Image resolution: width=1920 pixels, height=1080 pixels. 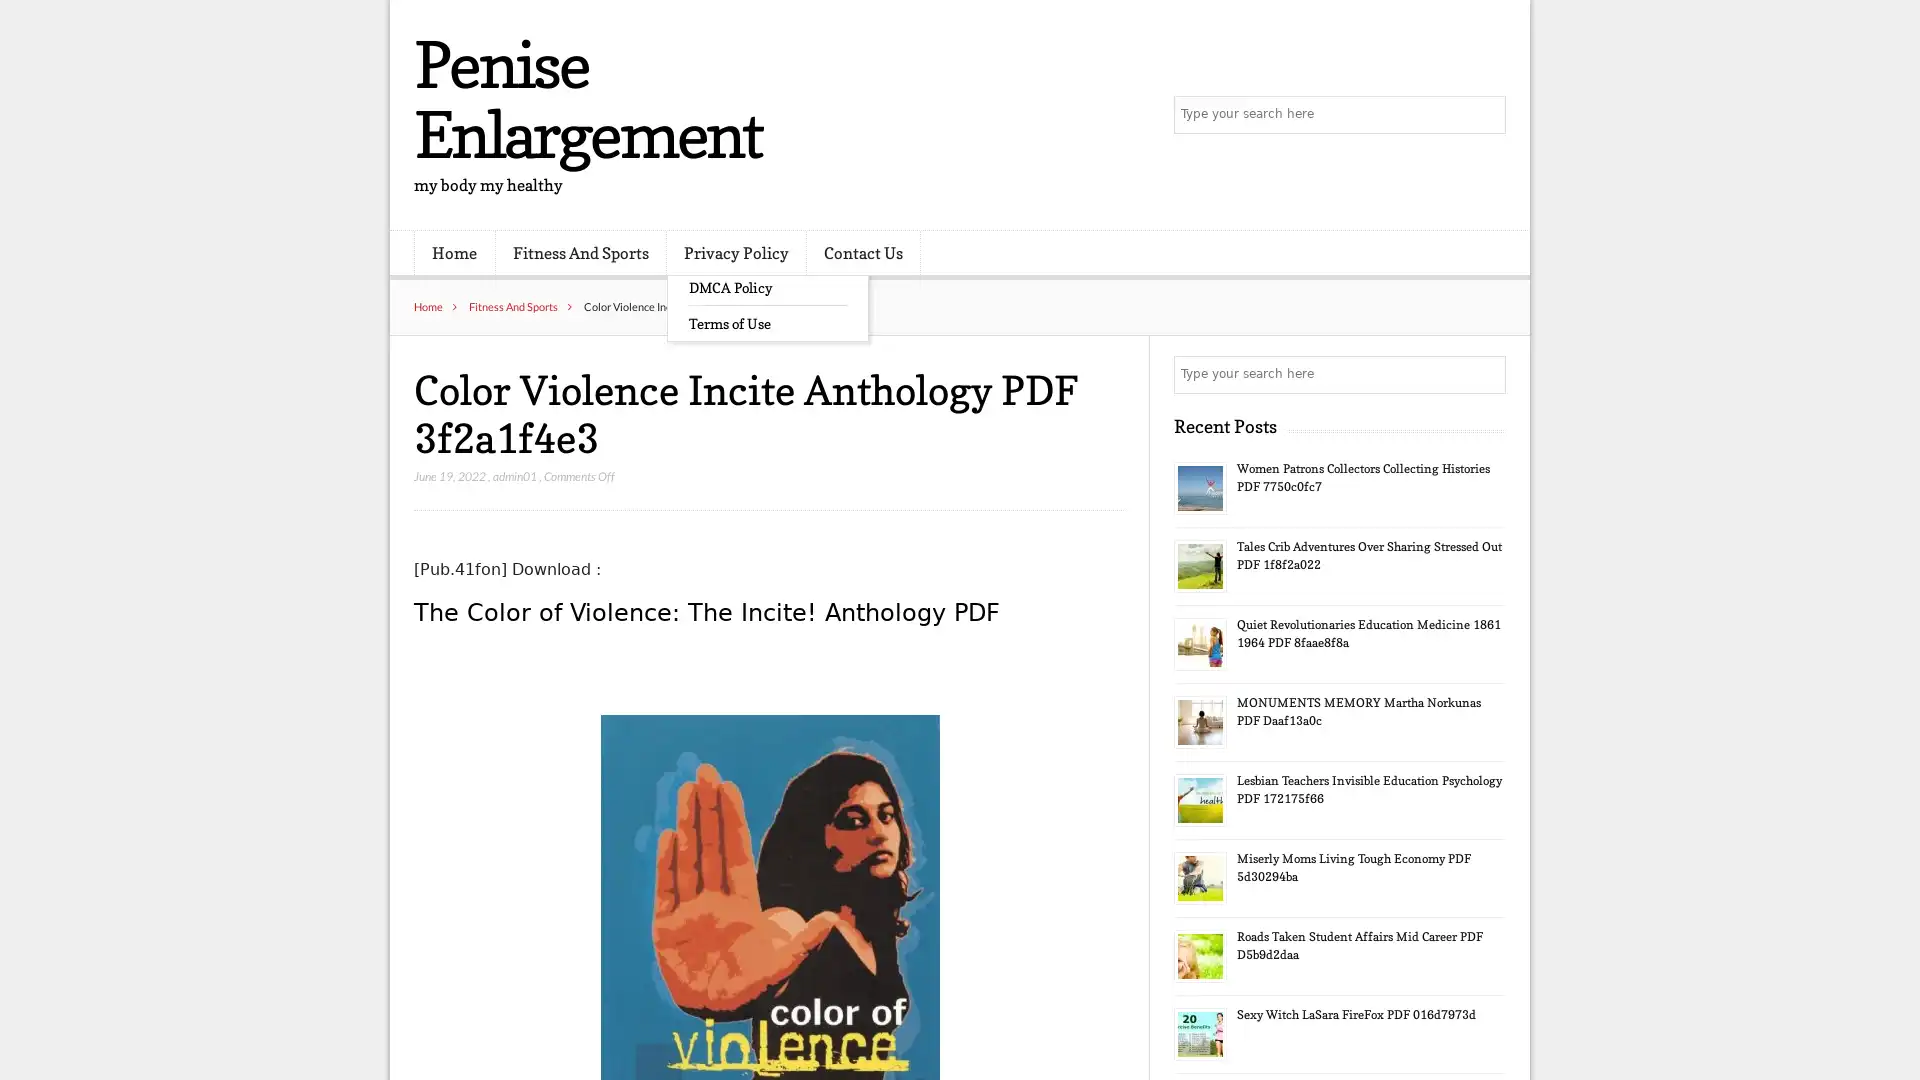 What do you see at coordinates (1485, 374) in the screenshot?
I see `Search` at bounding box center [1485, 374].